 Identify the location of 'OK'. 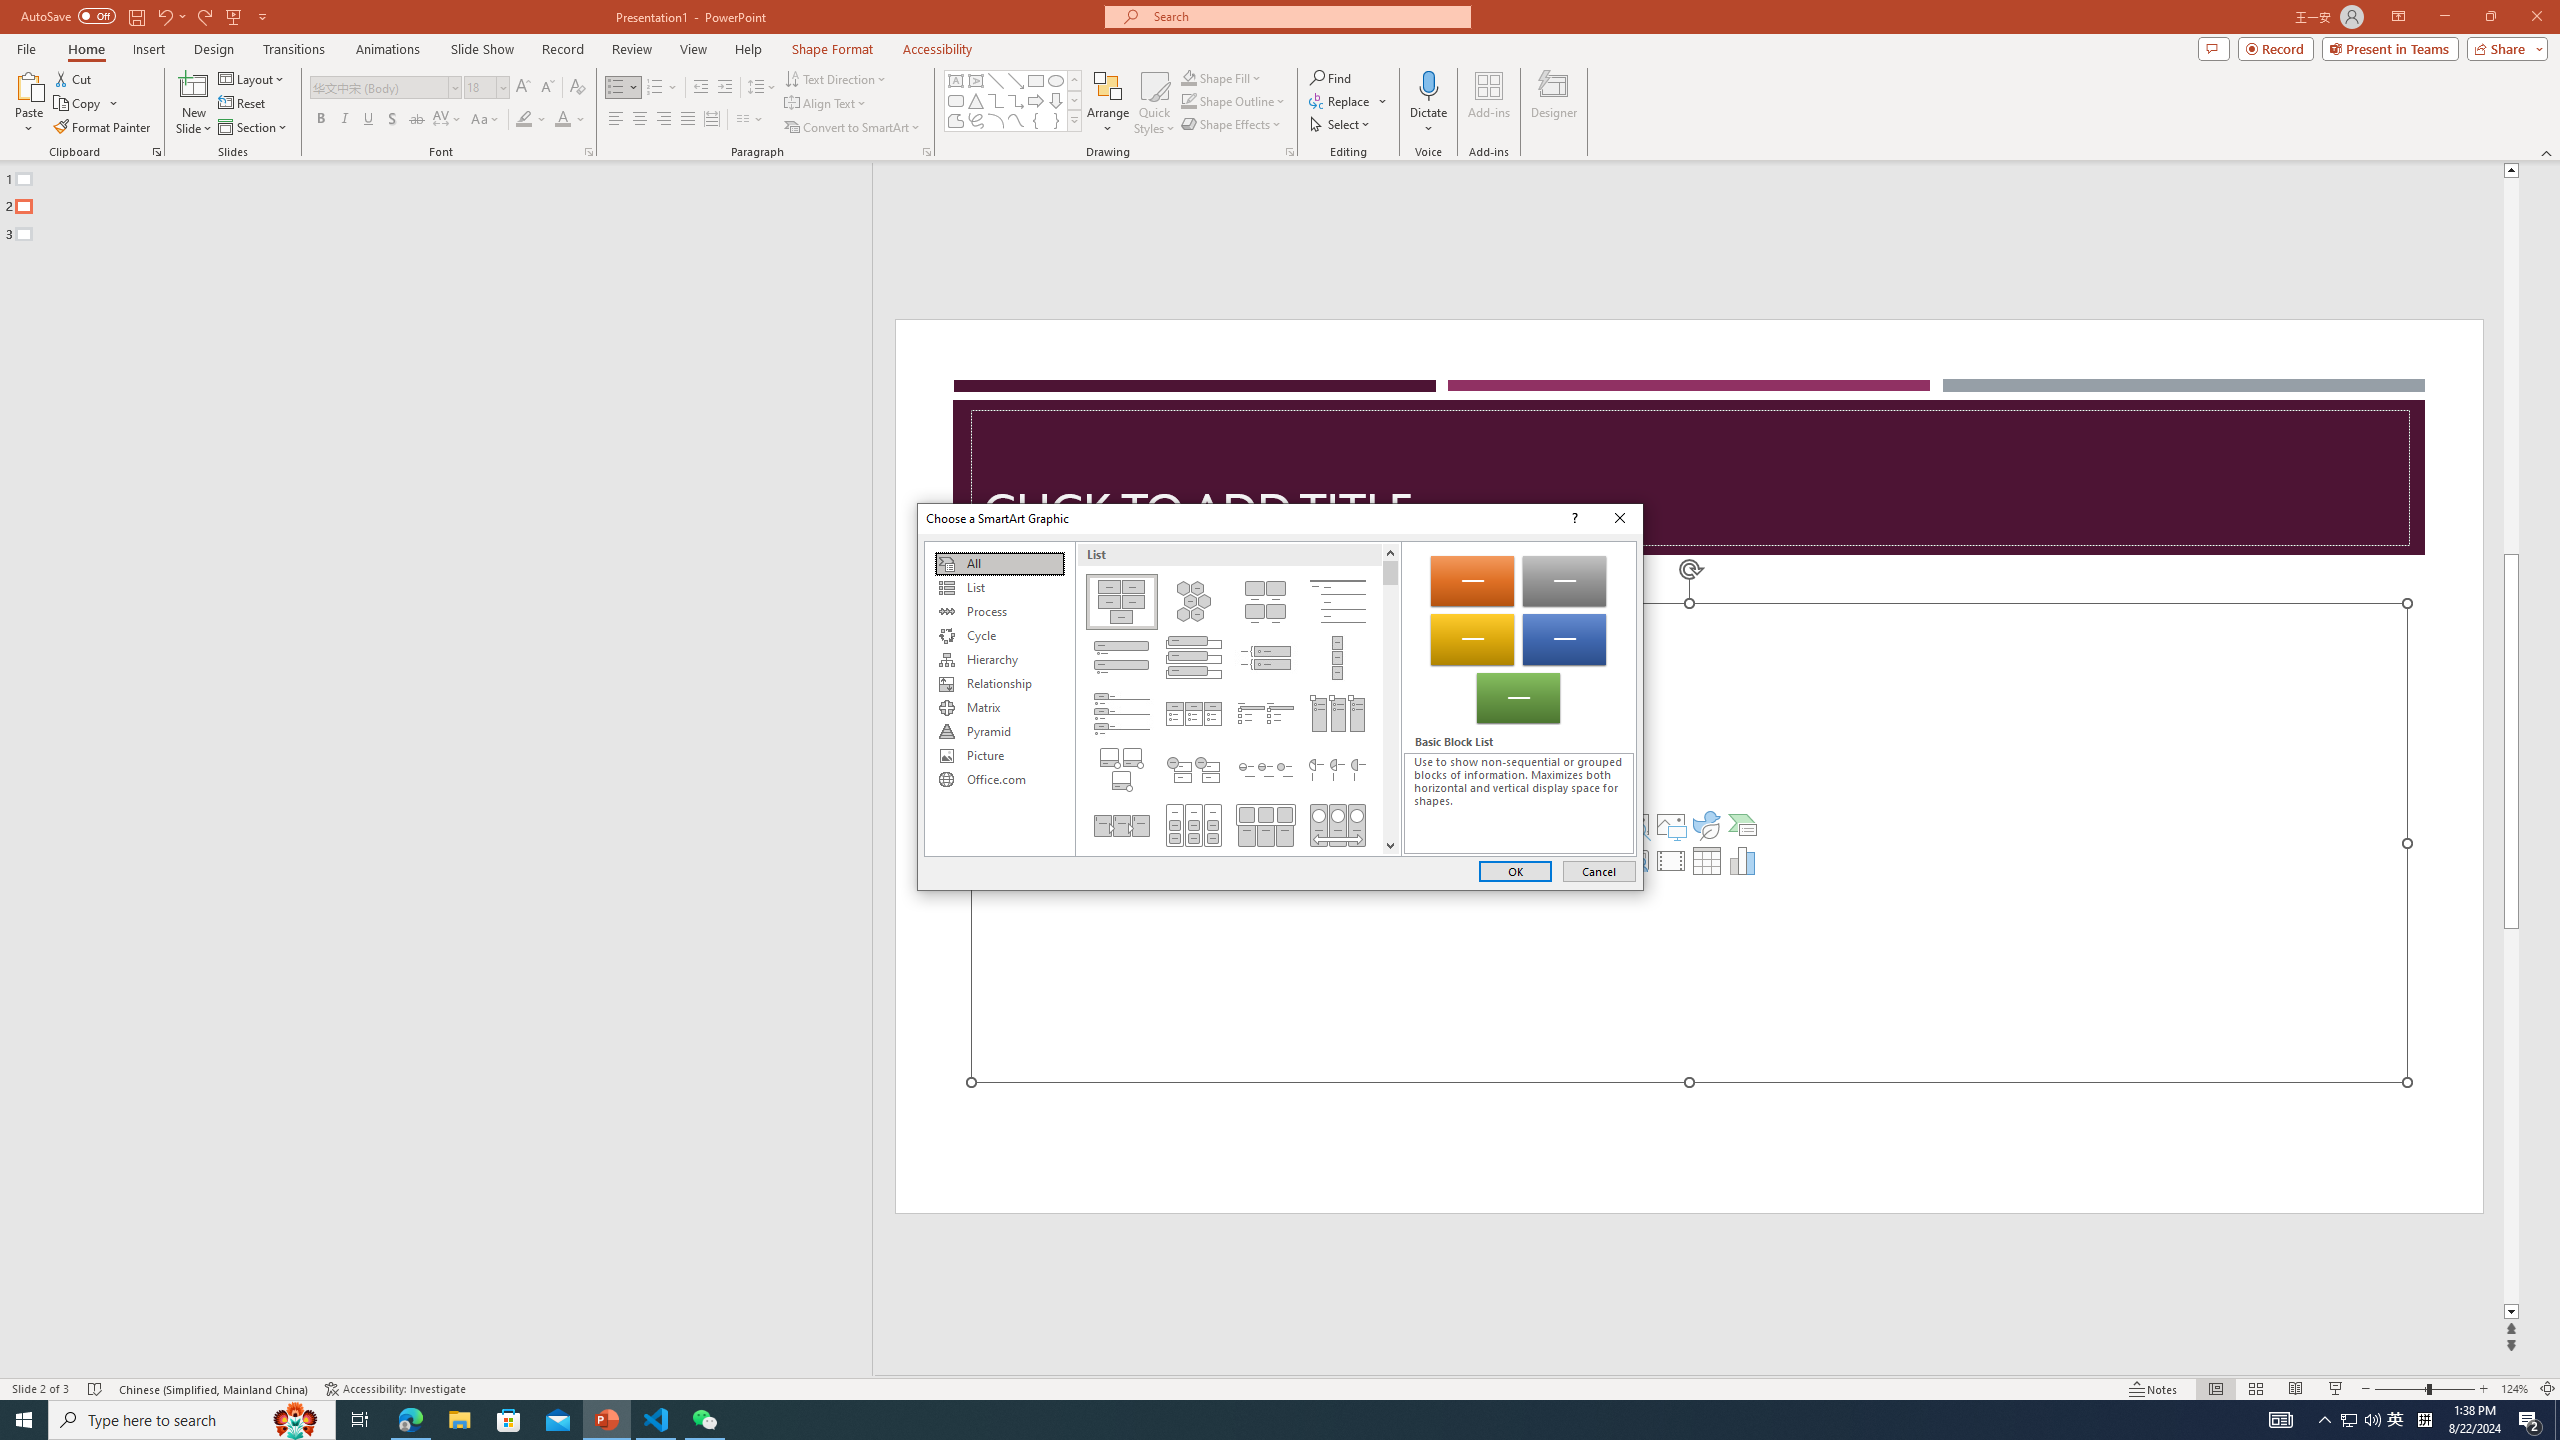
(1515, 870).